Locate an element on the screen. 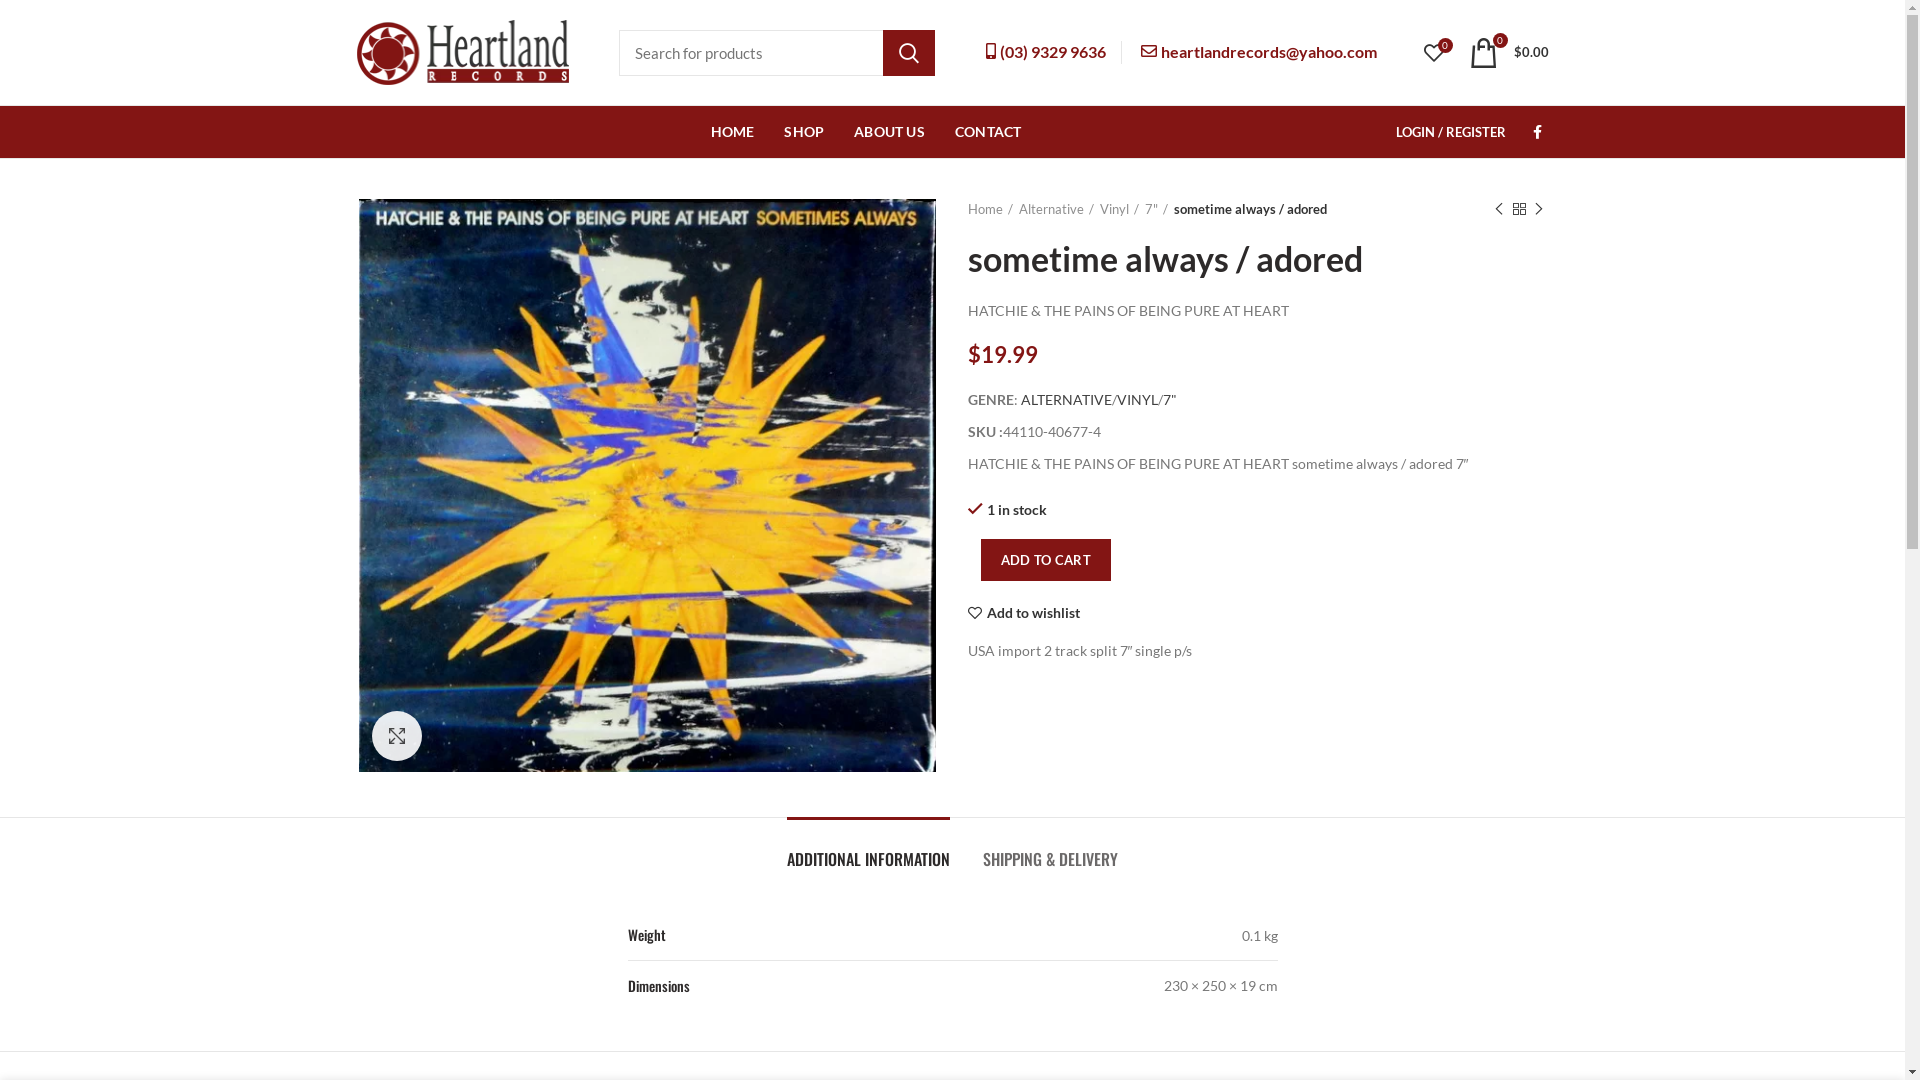  'Alternative' is located at coordinates (1054, 208).